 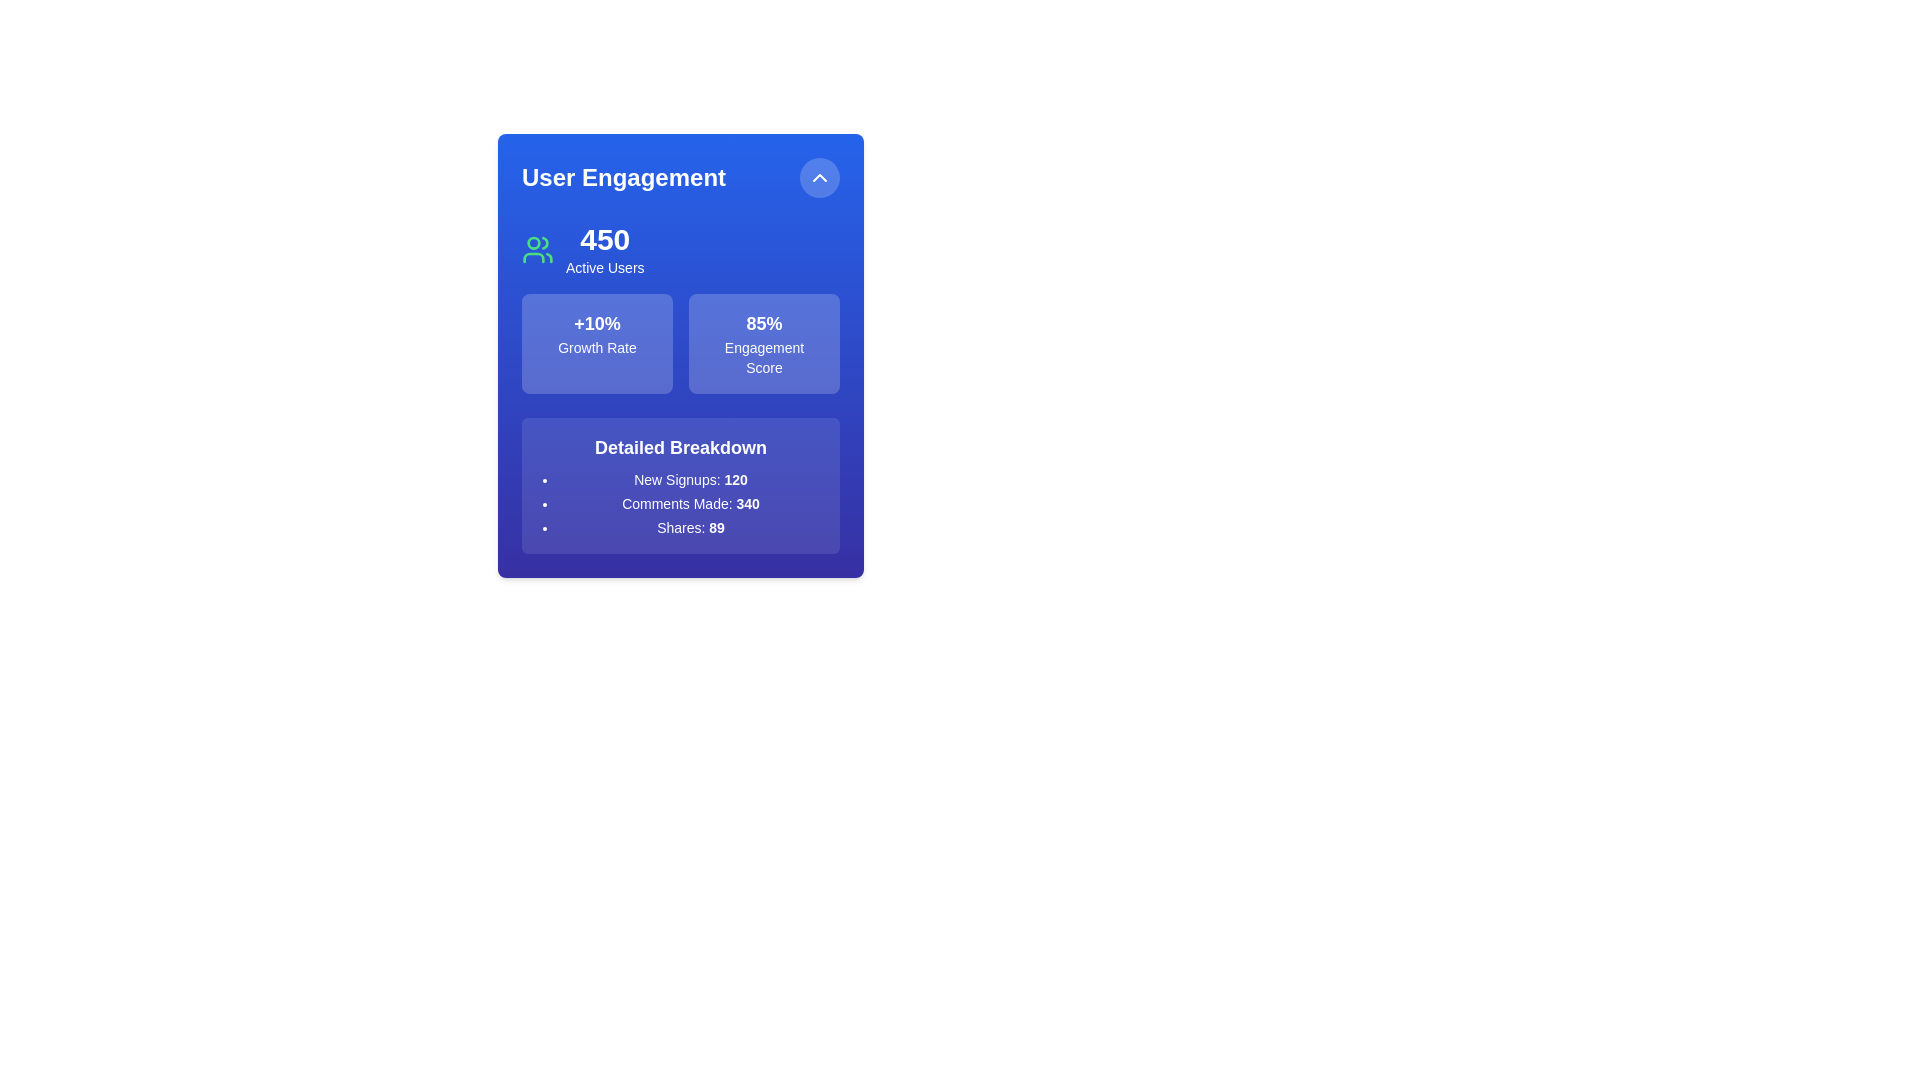 I want to click on the text label displaying 'Engagement Score', which is positioned below the larger percentage text ('85%') in the upper right section of the user engagement interface, so click(x=763, y=357).